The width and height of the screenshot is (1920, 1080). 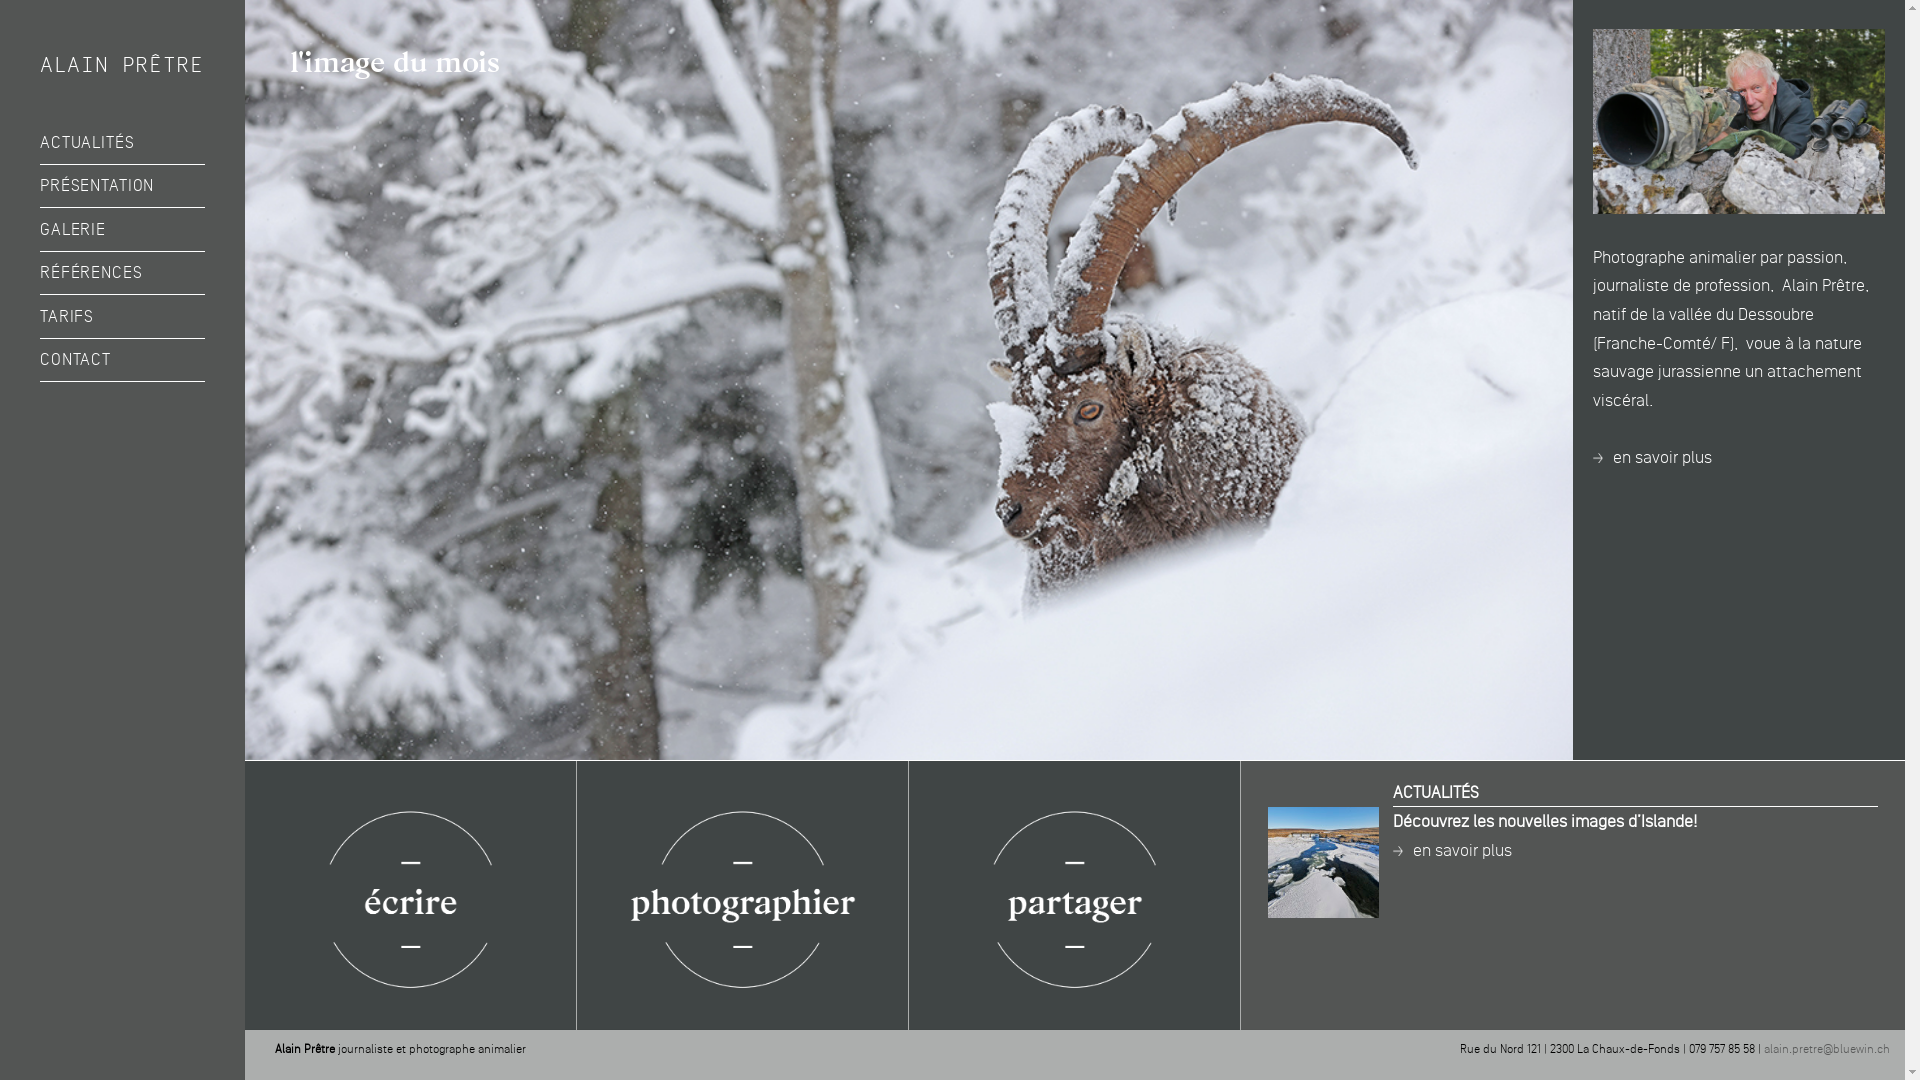 What do you see at coordinates (121, 175) in the screenshot?
I see `'ouvrir le sous-menu'` at bounding box center [121, 175].